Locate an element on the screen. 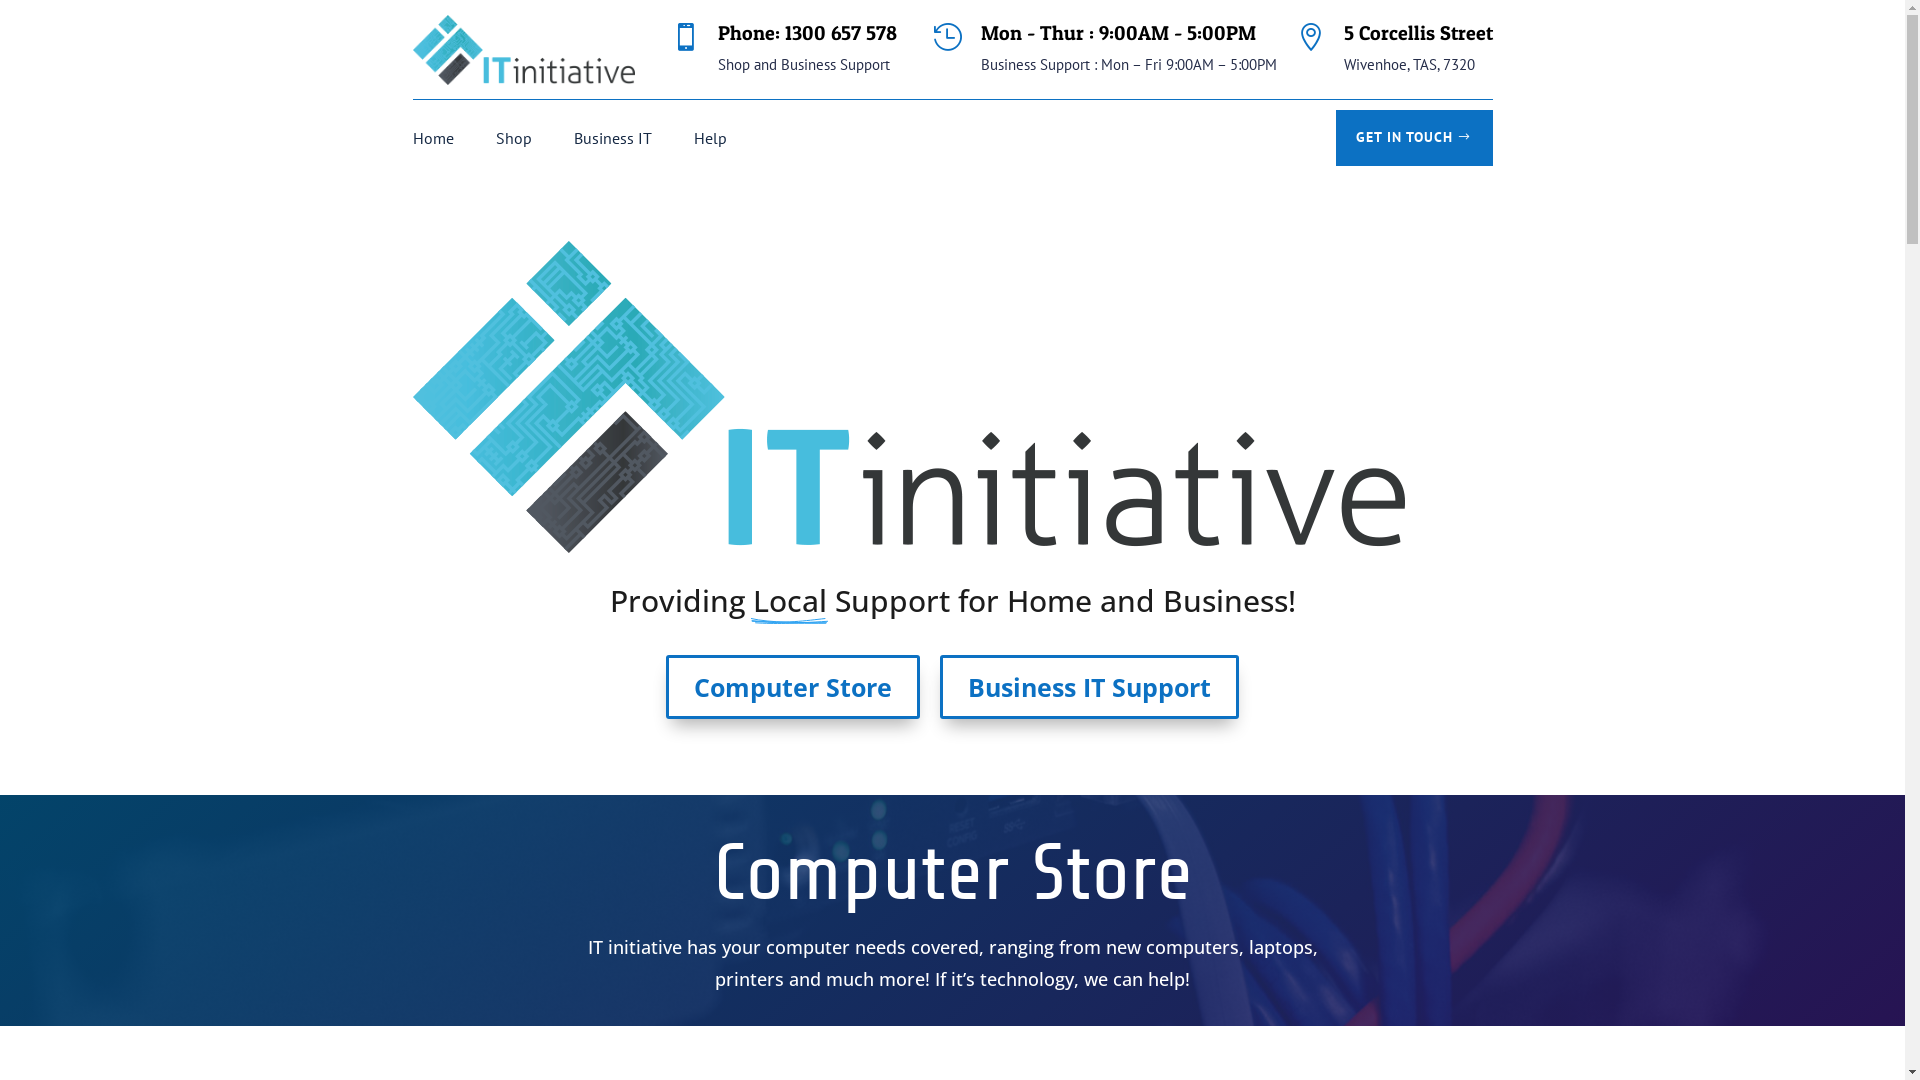 The image size is (1920, 1080). 'ITINIT~1' is located at coordinates (906, 397).